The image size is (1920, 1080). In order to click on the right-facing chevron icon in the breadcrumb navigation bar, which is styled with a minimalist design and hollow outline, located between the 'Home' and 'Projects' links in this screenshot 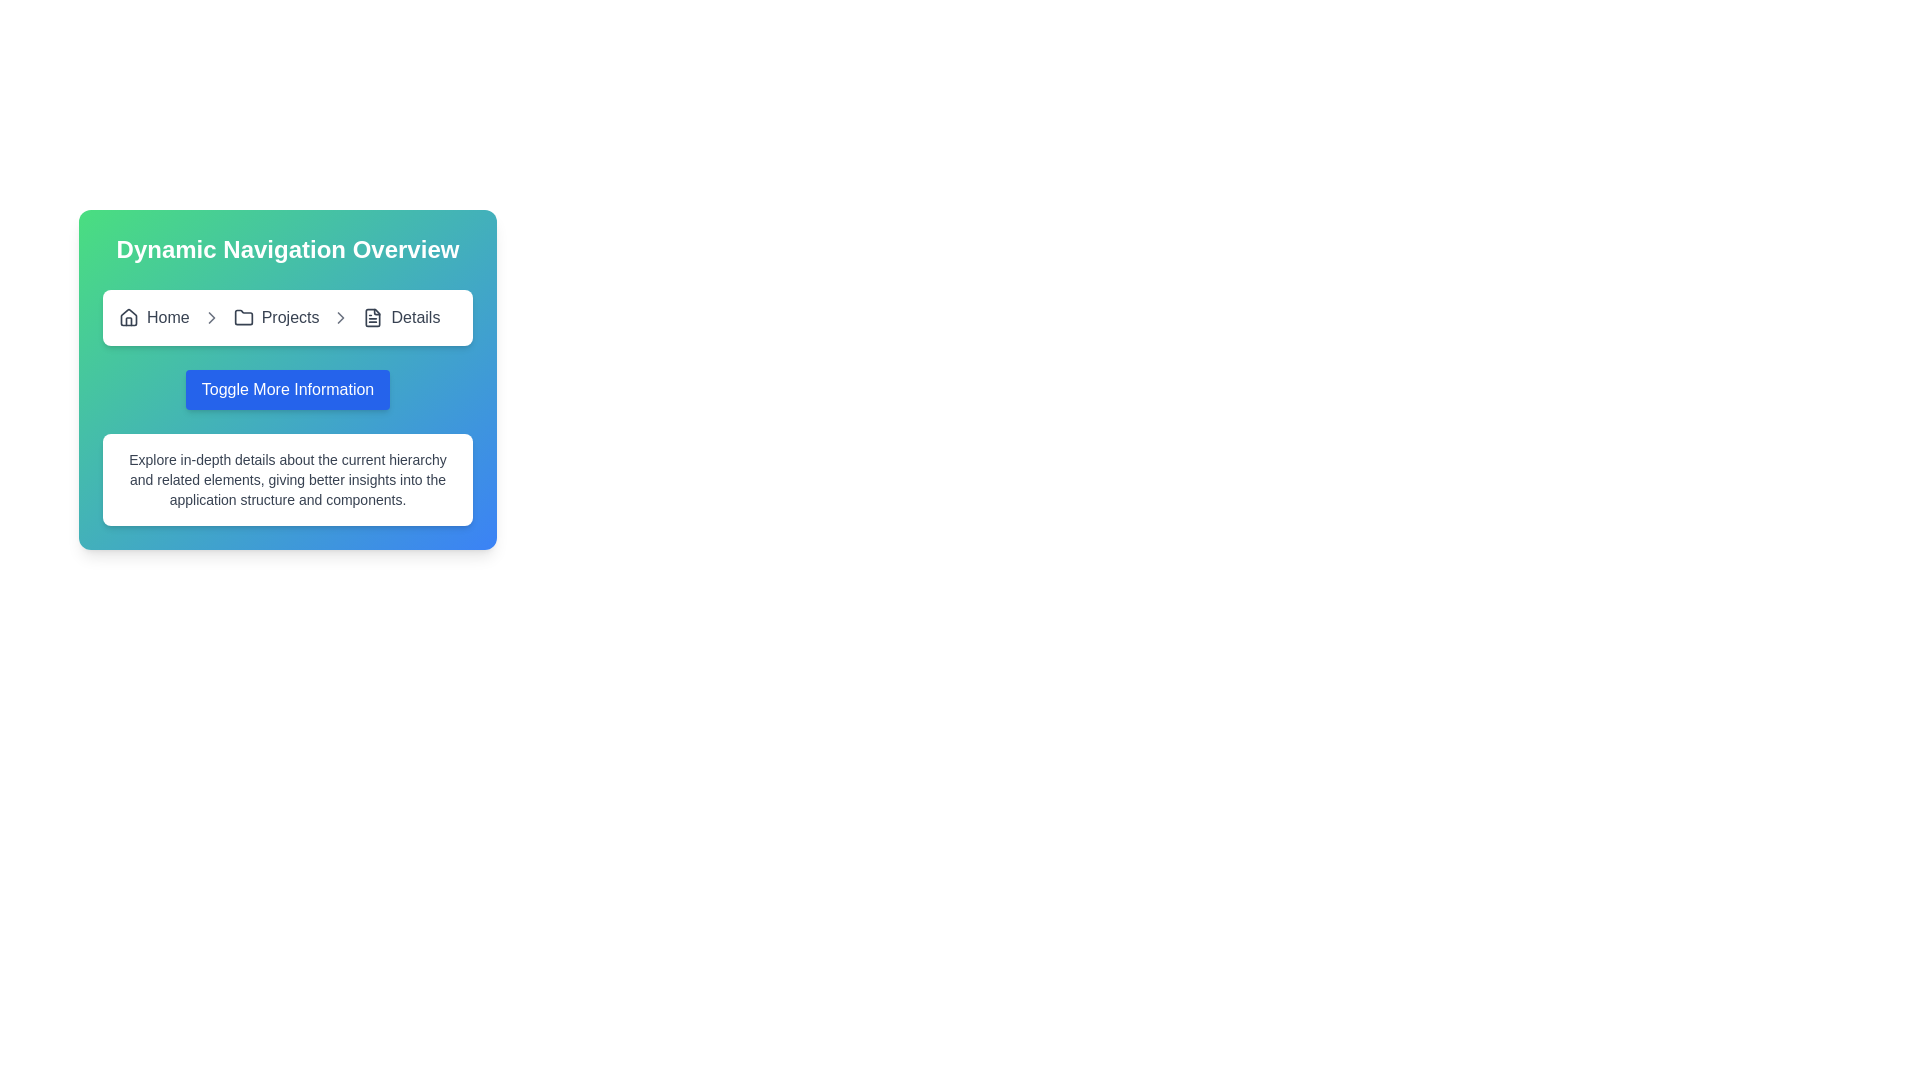, I will do `click(211, 316)`.